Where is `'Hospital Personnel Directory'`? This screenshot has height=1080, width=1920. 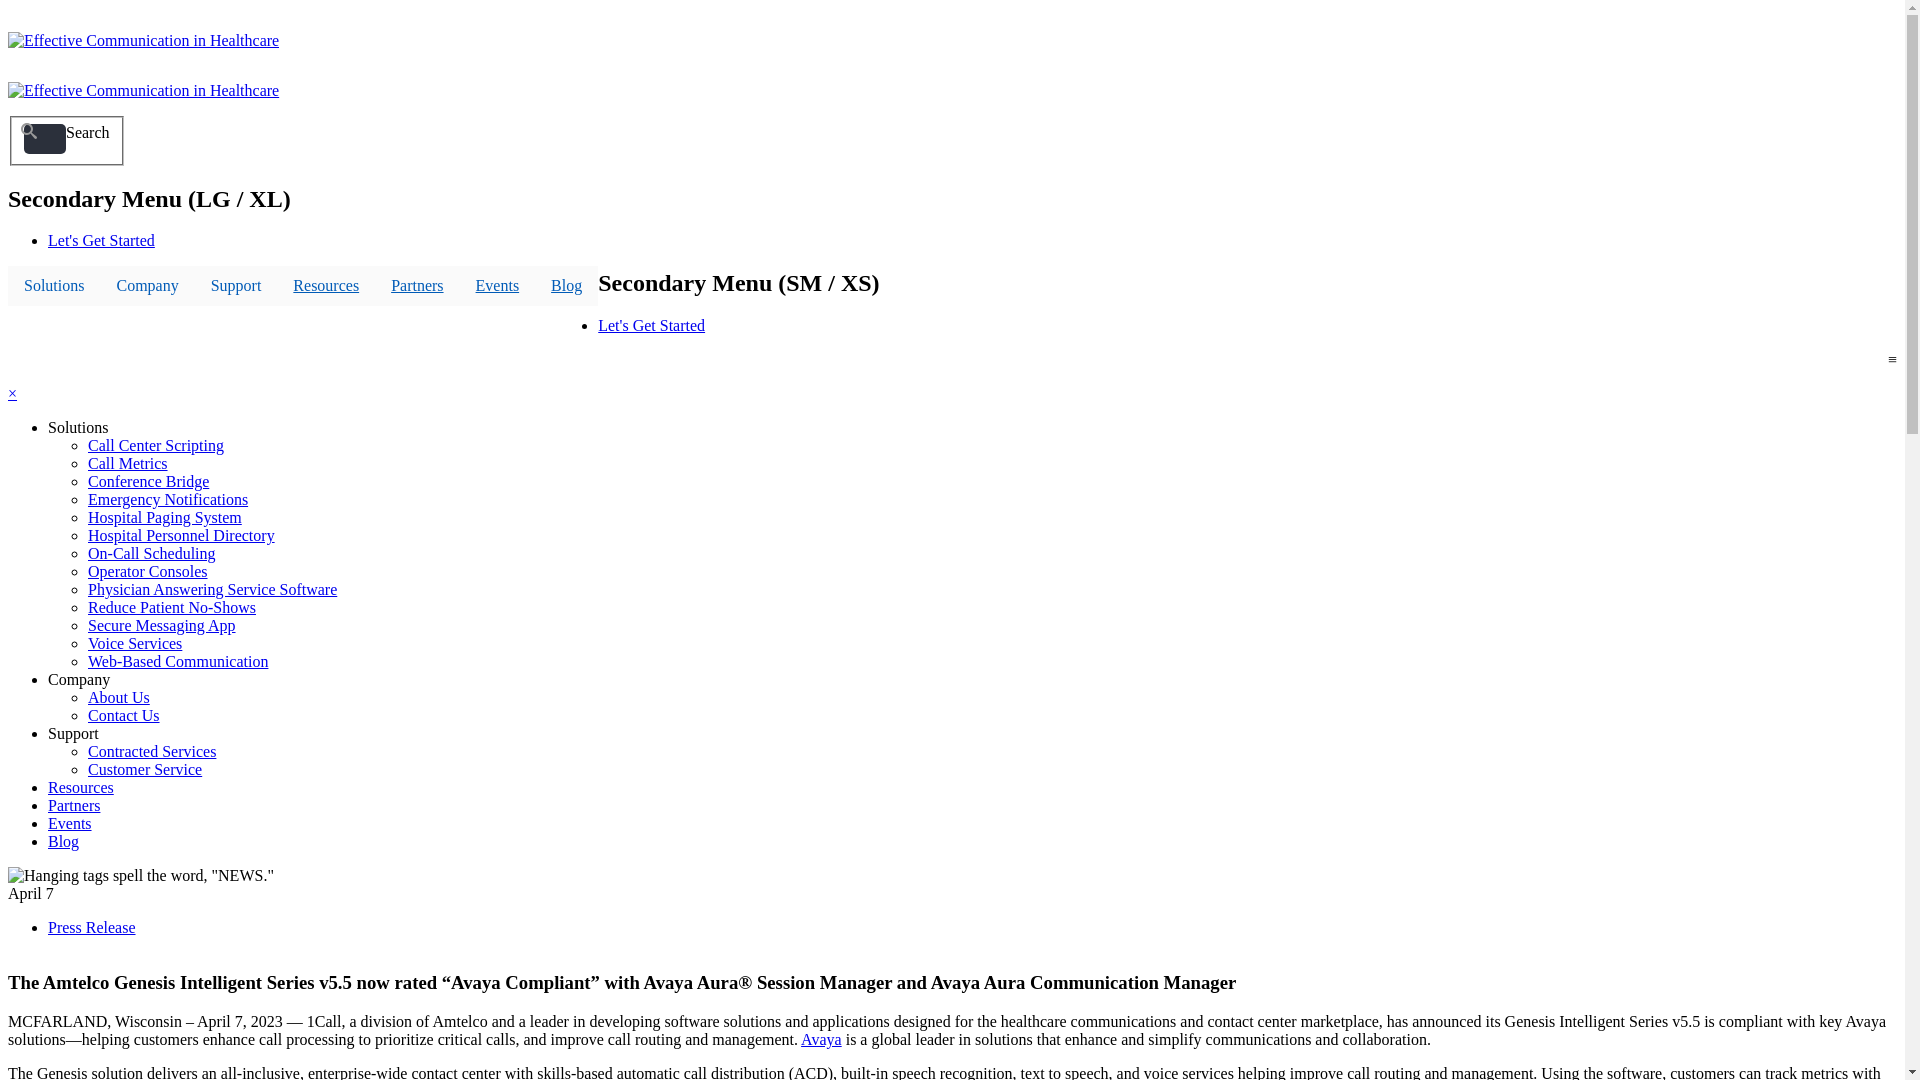 'Hospital Personnel Directory' is located at coordinates (181, 534).